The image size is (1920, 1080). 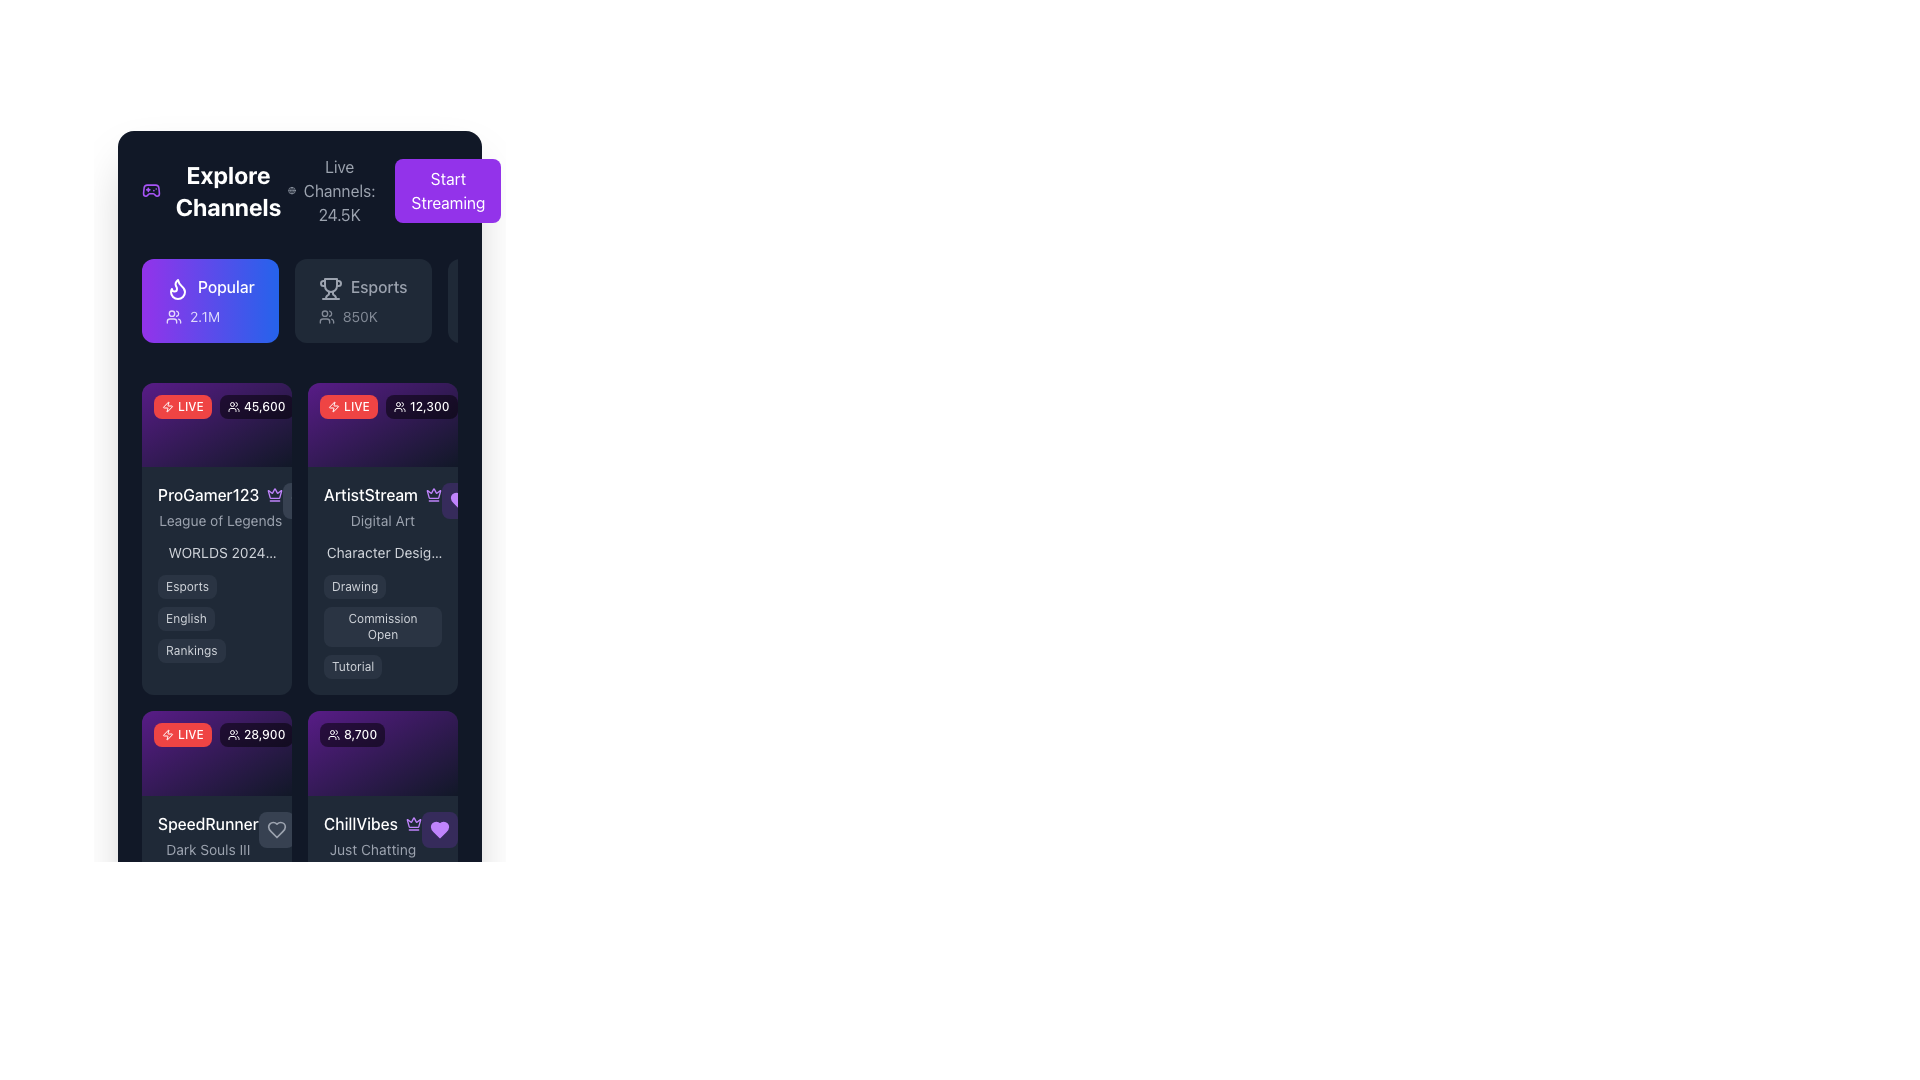 What do you see at coordinates (210, 315) in the screenshot?
I see `the static text label displaying '2.1M' which is located at the bottom of the 'Popular' button, aligned to the left side, below a flame icon` at bounding box center [210, 315].